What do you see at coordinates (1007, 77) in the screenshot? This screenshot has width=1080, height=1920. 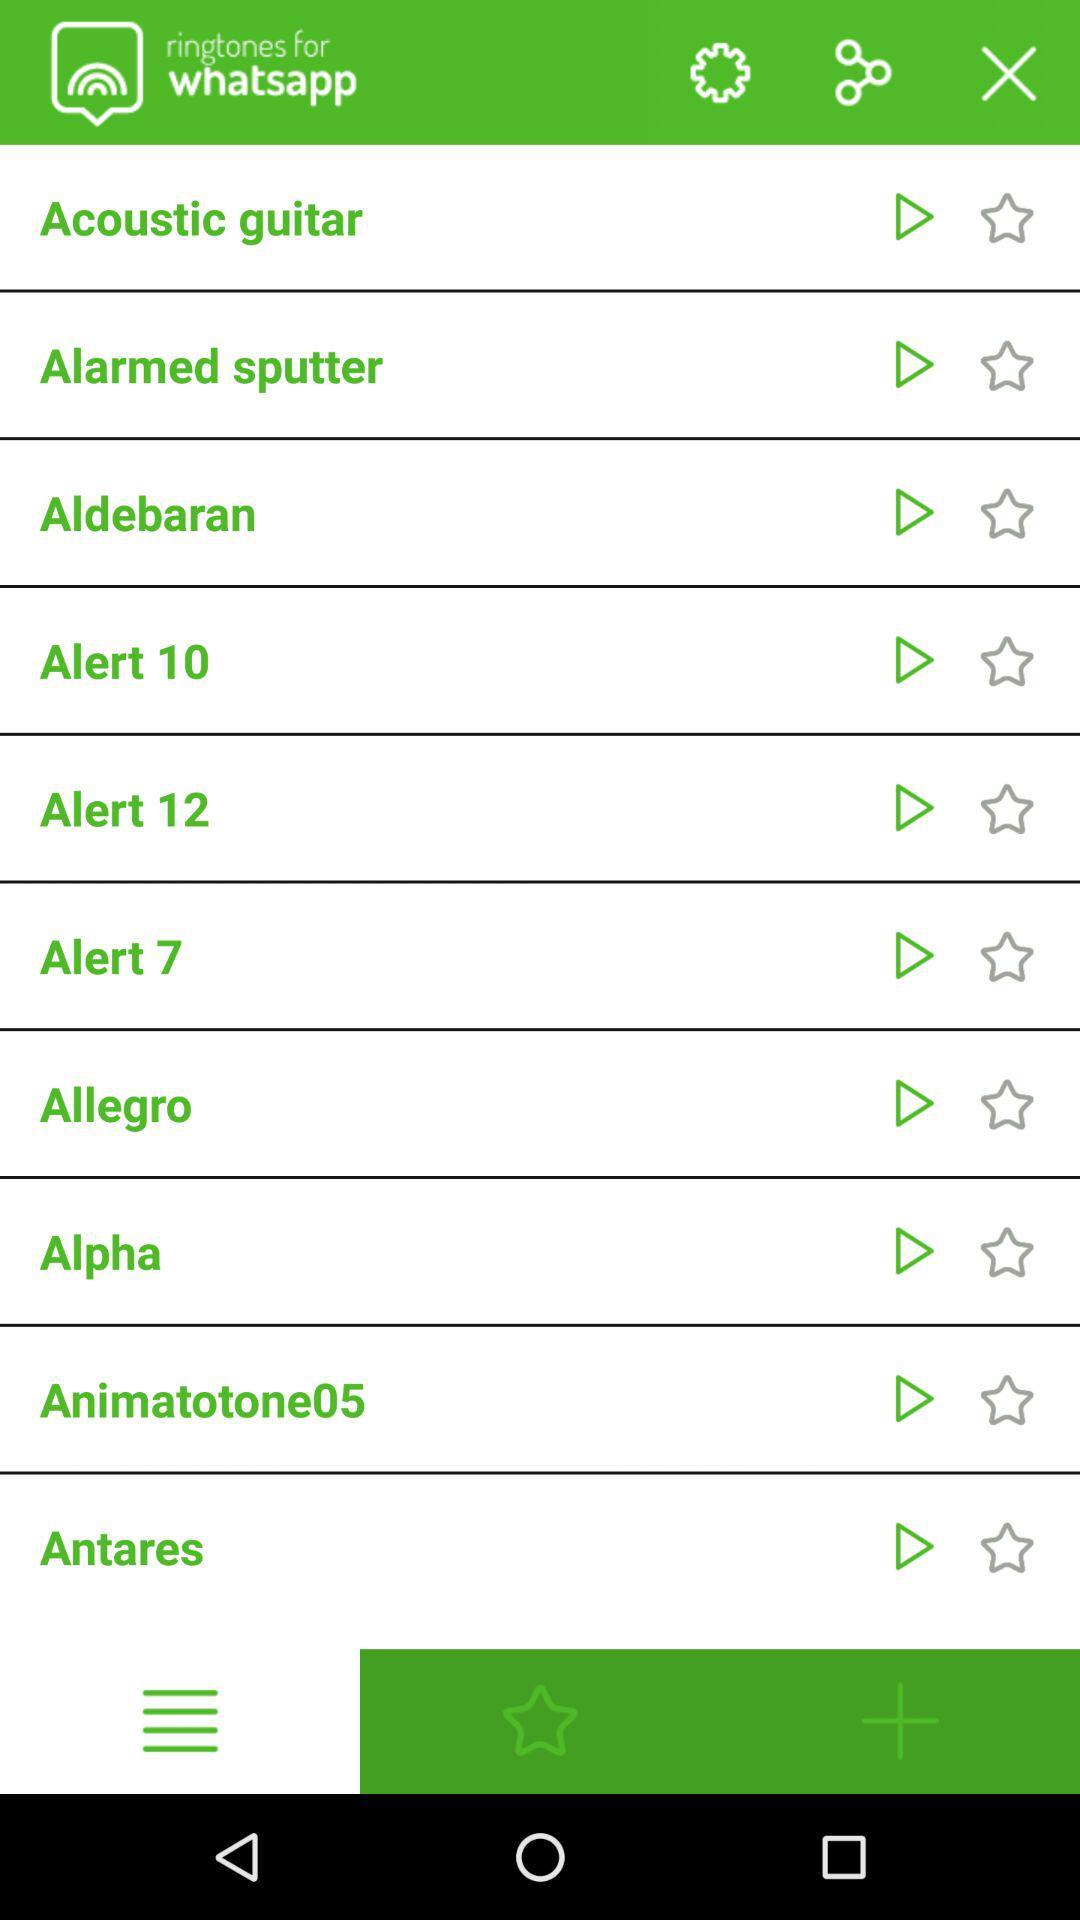 I see `the close icon` at bounding box center [1007, 77].